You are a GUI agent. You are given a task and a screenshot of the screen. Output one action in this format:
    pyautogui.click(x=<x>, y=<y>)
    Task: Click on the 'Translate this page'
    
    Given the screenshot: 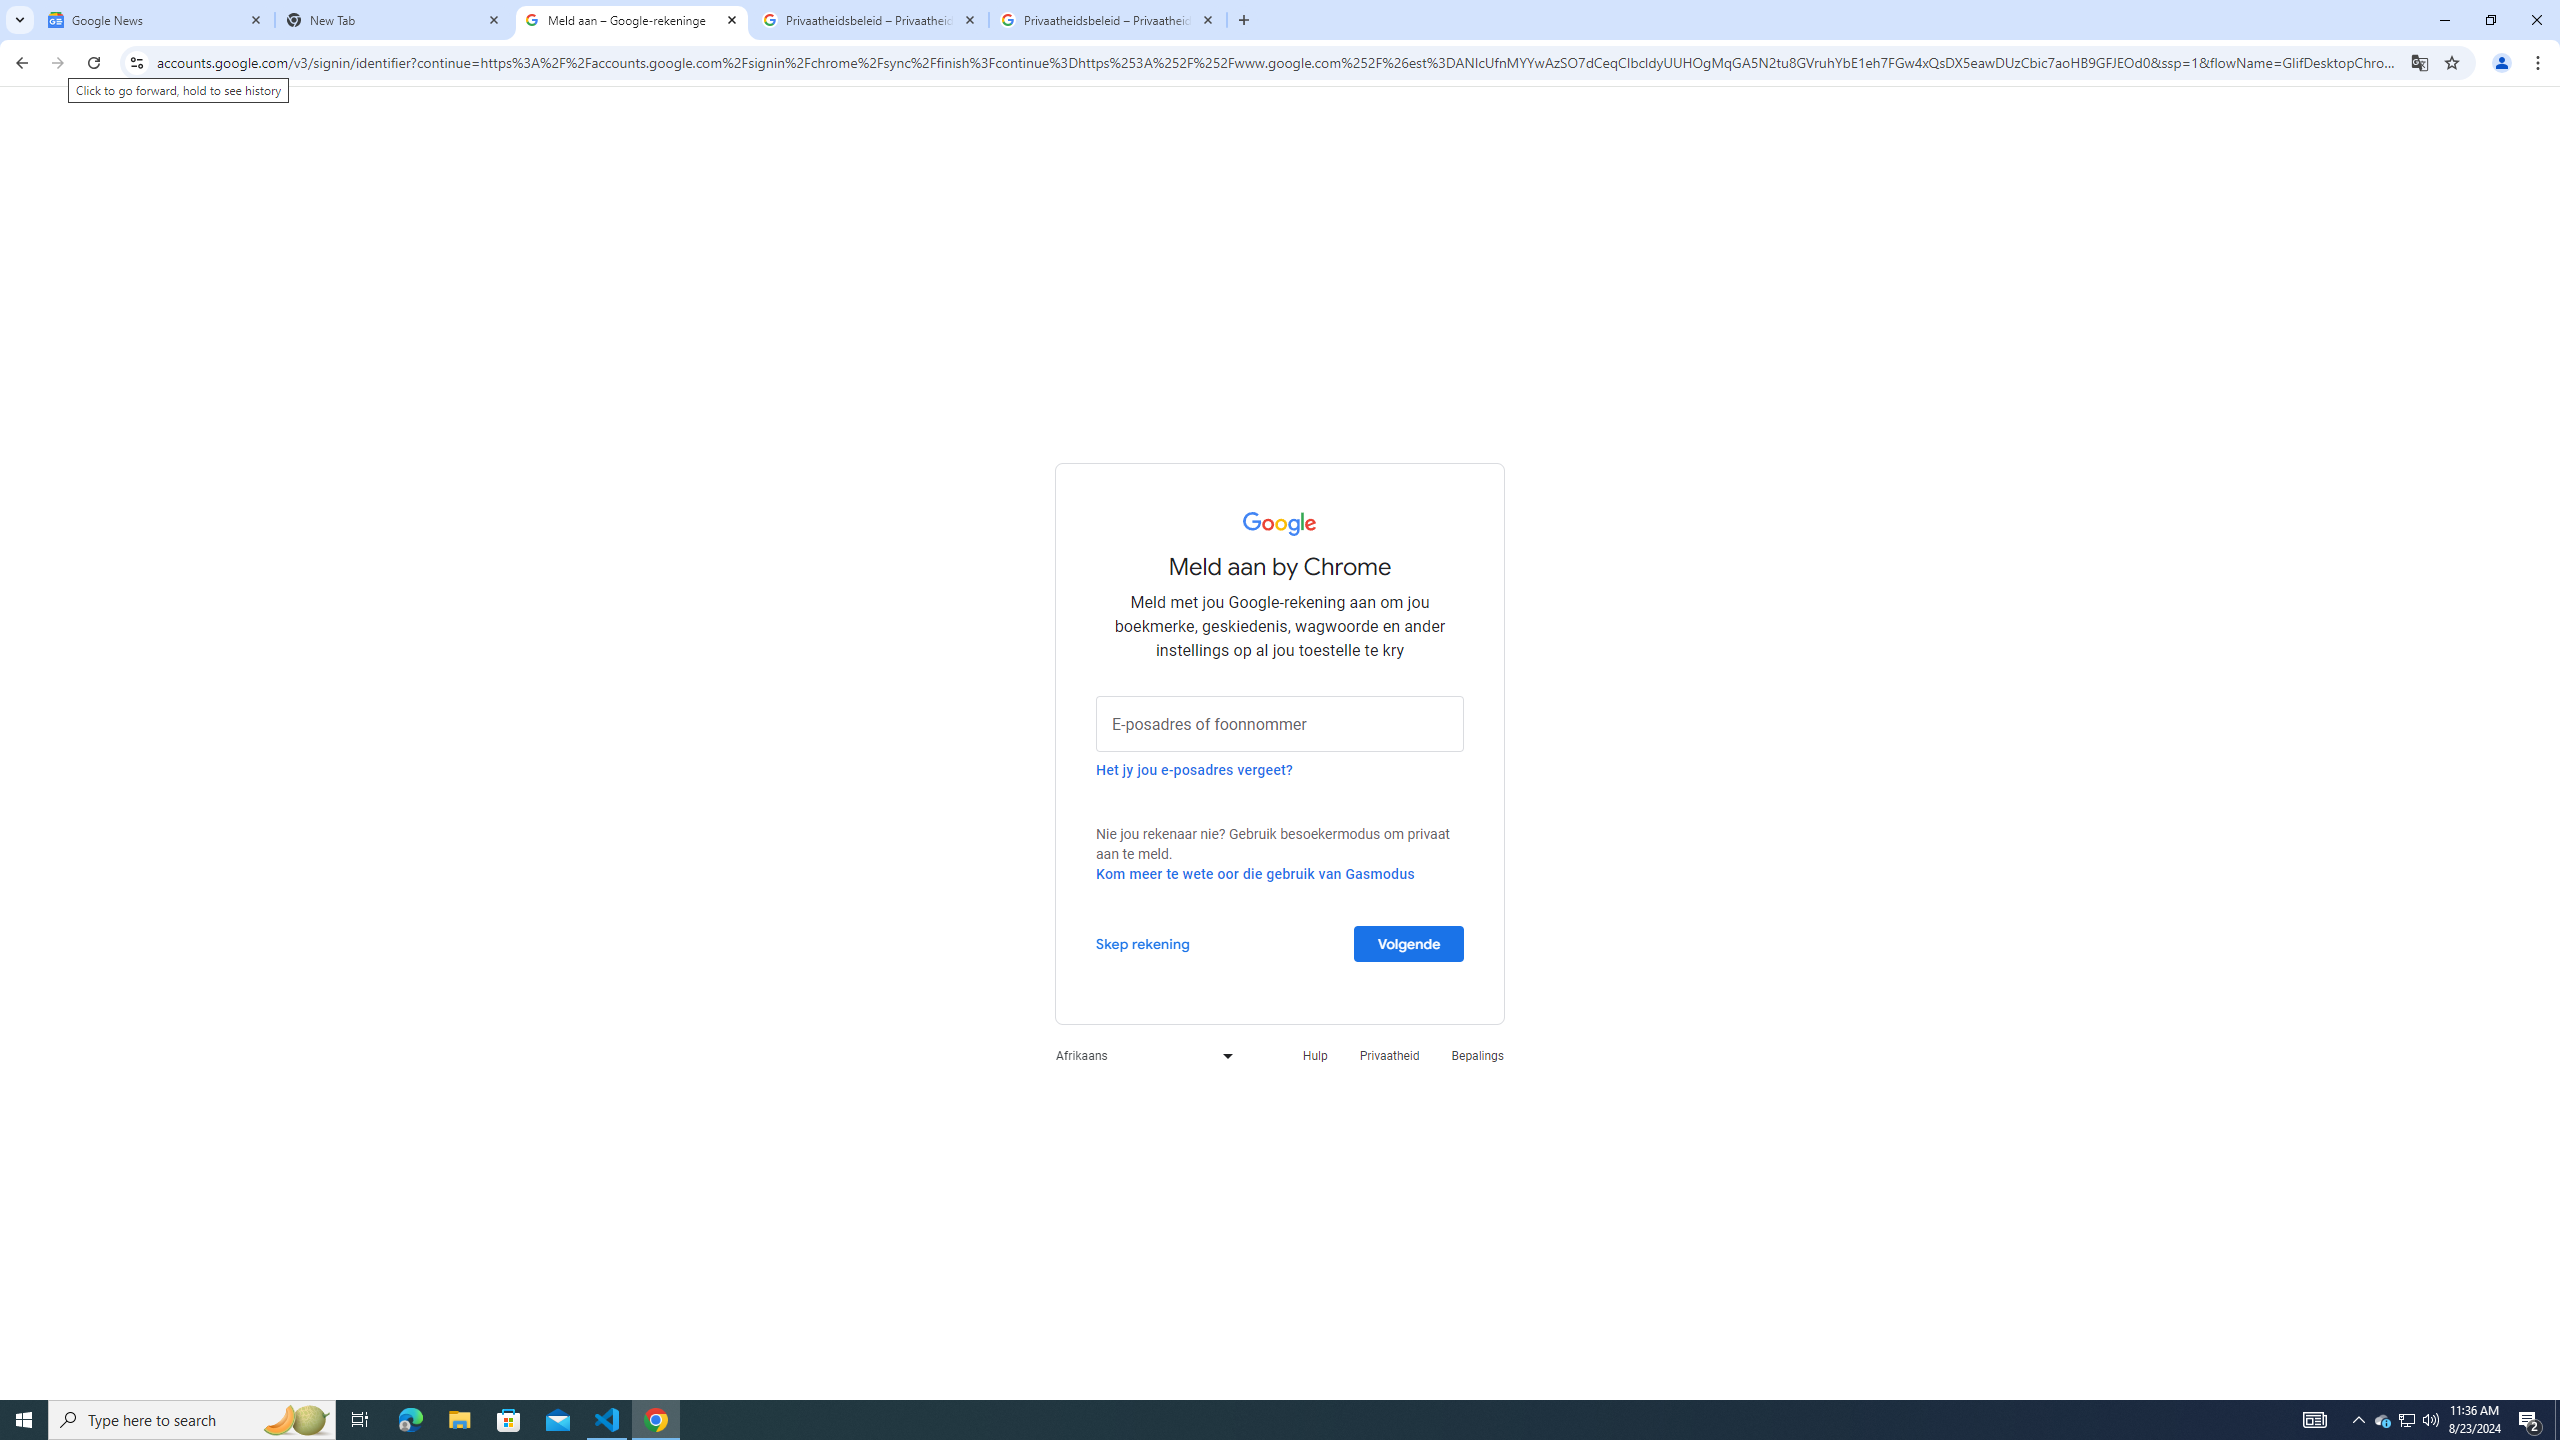 What is the action you would take?
    pyautogui.click(x=2420, y=61)
    